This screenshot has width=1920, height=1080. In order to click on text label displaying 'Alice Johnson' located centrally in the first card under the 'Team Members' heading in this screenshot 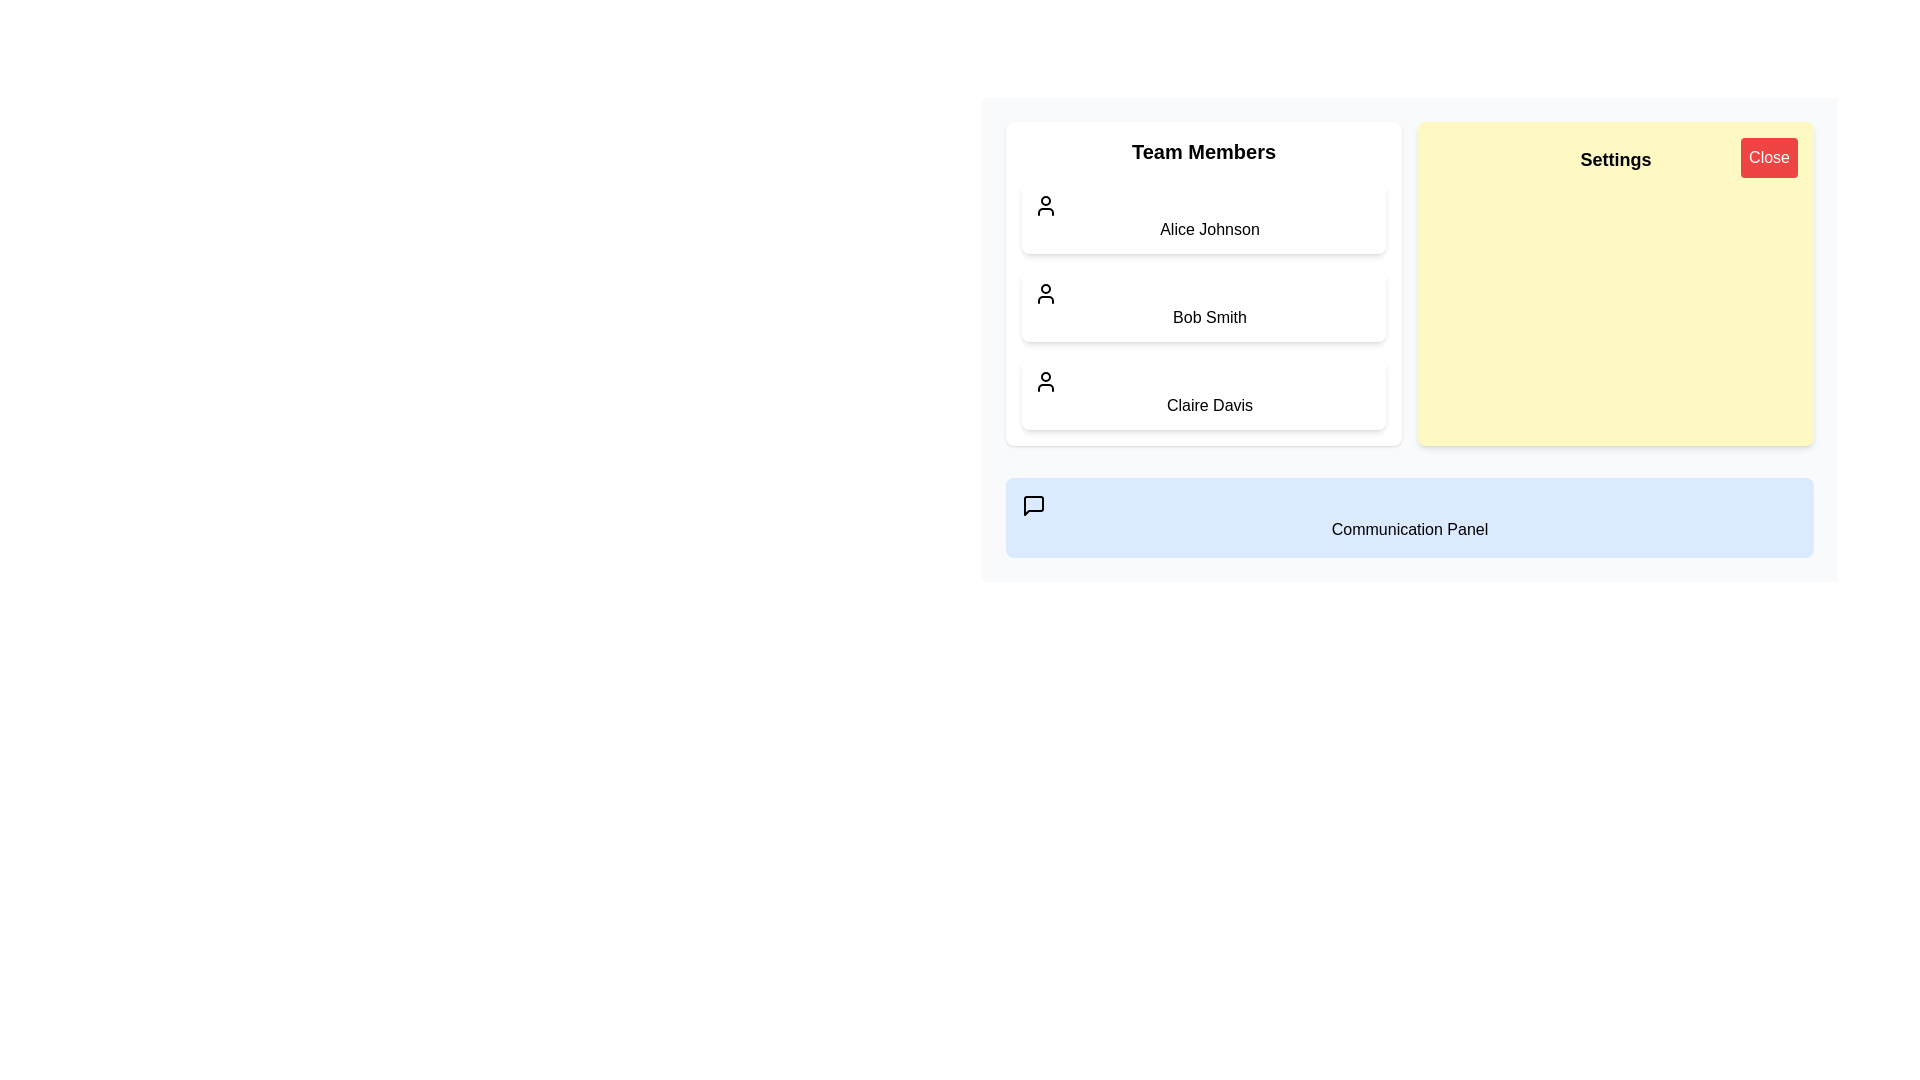, I will do `click(1208, 228)`.